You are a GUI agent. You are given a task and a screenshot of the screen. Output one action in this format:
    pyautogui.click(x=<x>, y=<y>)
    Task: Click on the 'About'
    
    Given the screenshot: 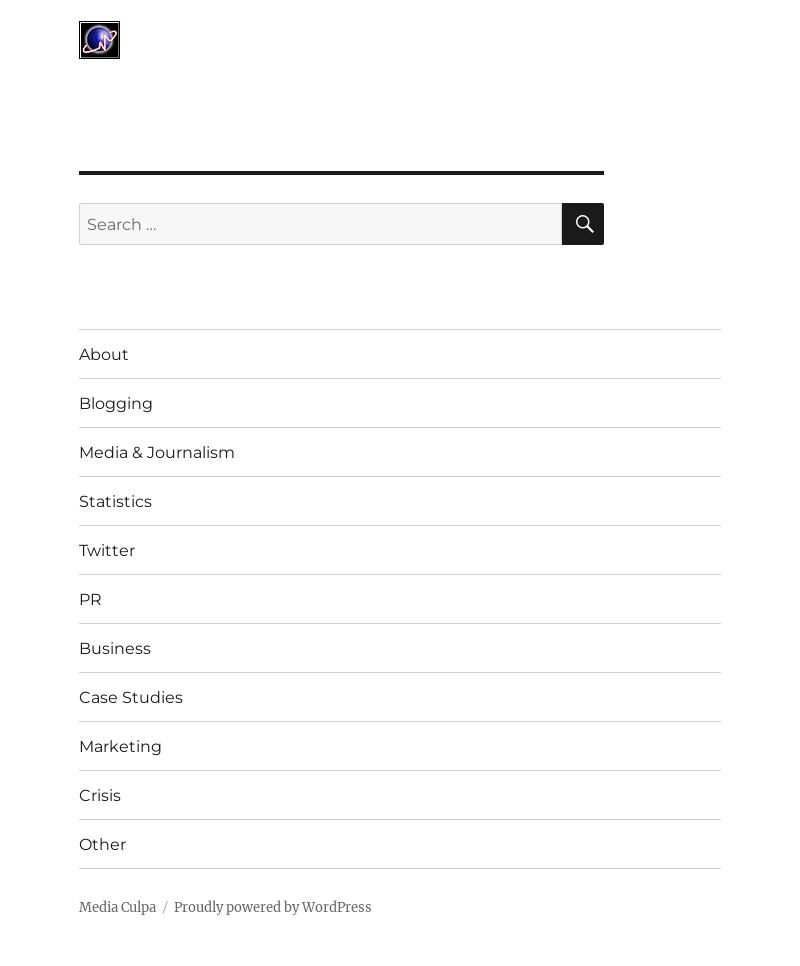 What is the action you would take?
    pyautogui.click(x=79, y=352)
    